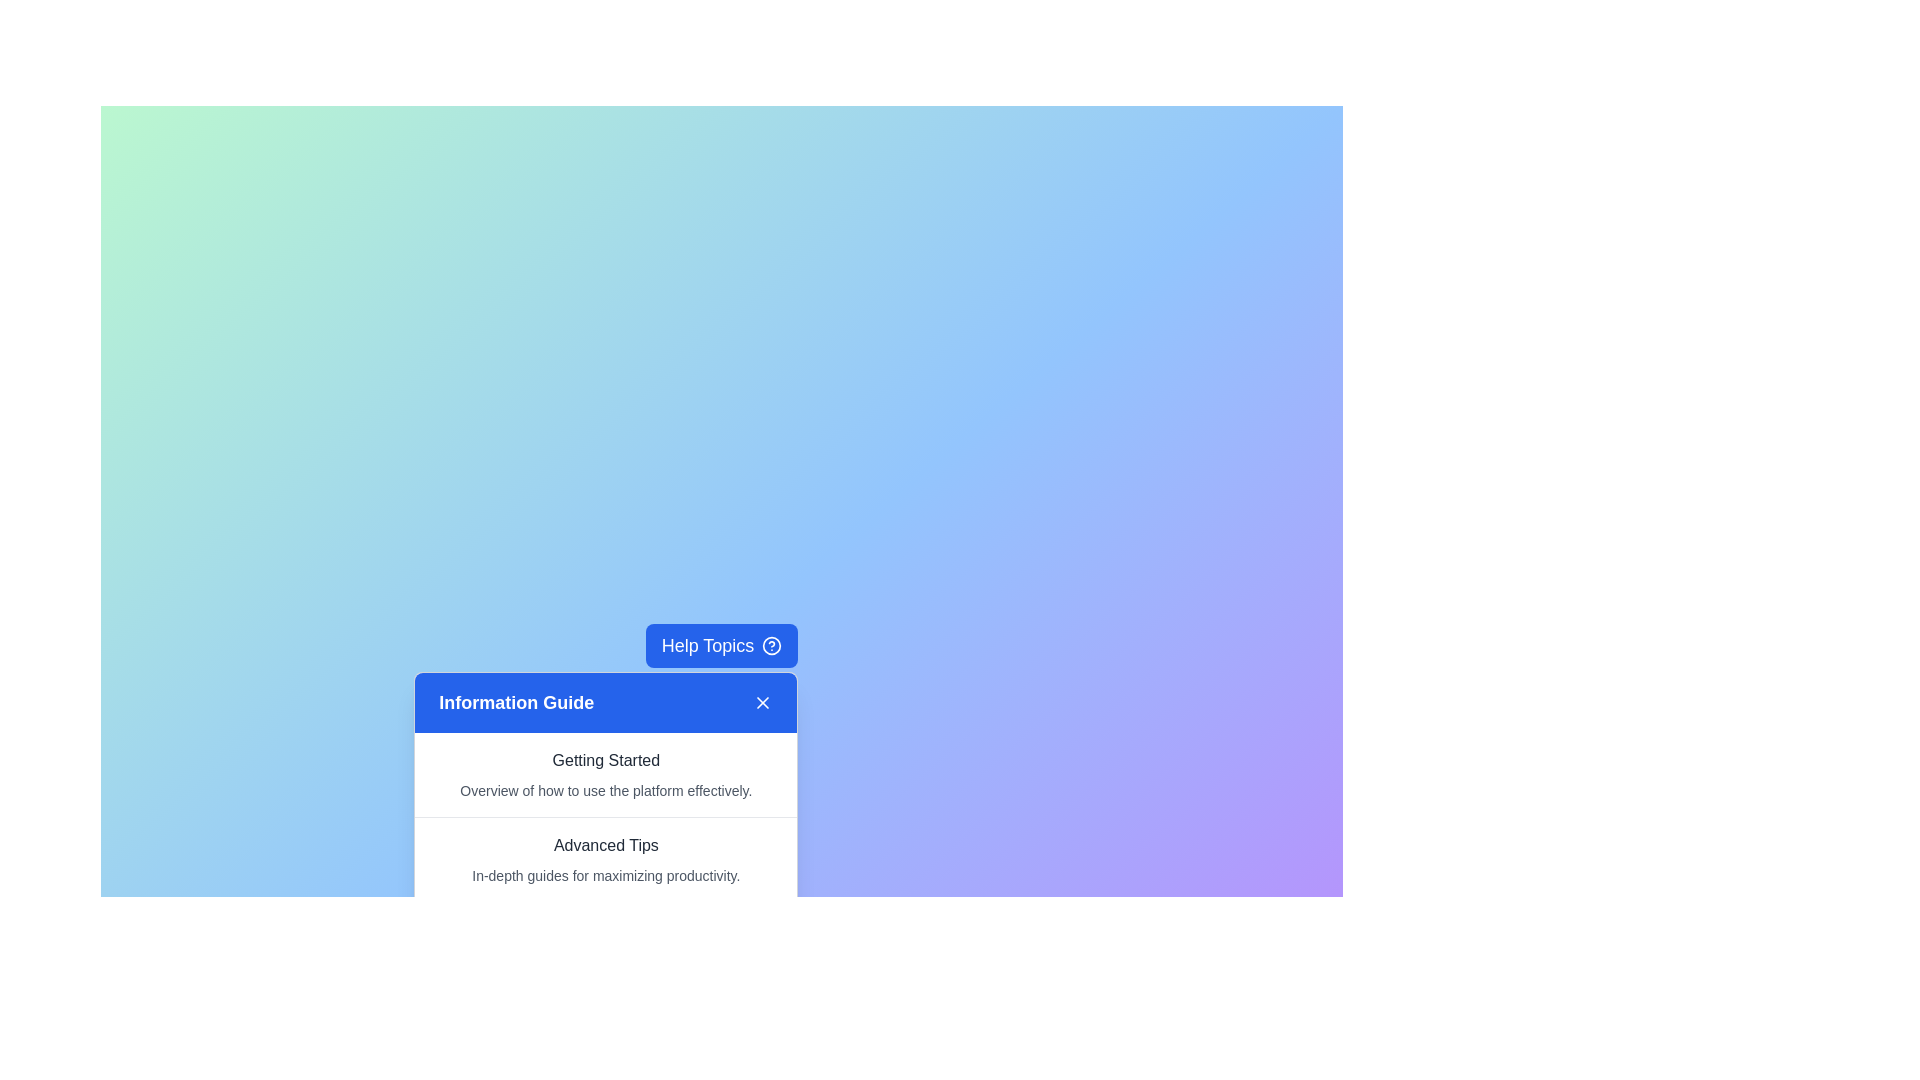 This screenshot has width=1920, height=1080. I want to click on the label that introduces 'Advanced Tips', positioned below 'Getting Started' and above 'In-depth guides for maximizing productivity', so click(605, 845).